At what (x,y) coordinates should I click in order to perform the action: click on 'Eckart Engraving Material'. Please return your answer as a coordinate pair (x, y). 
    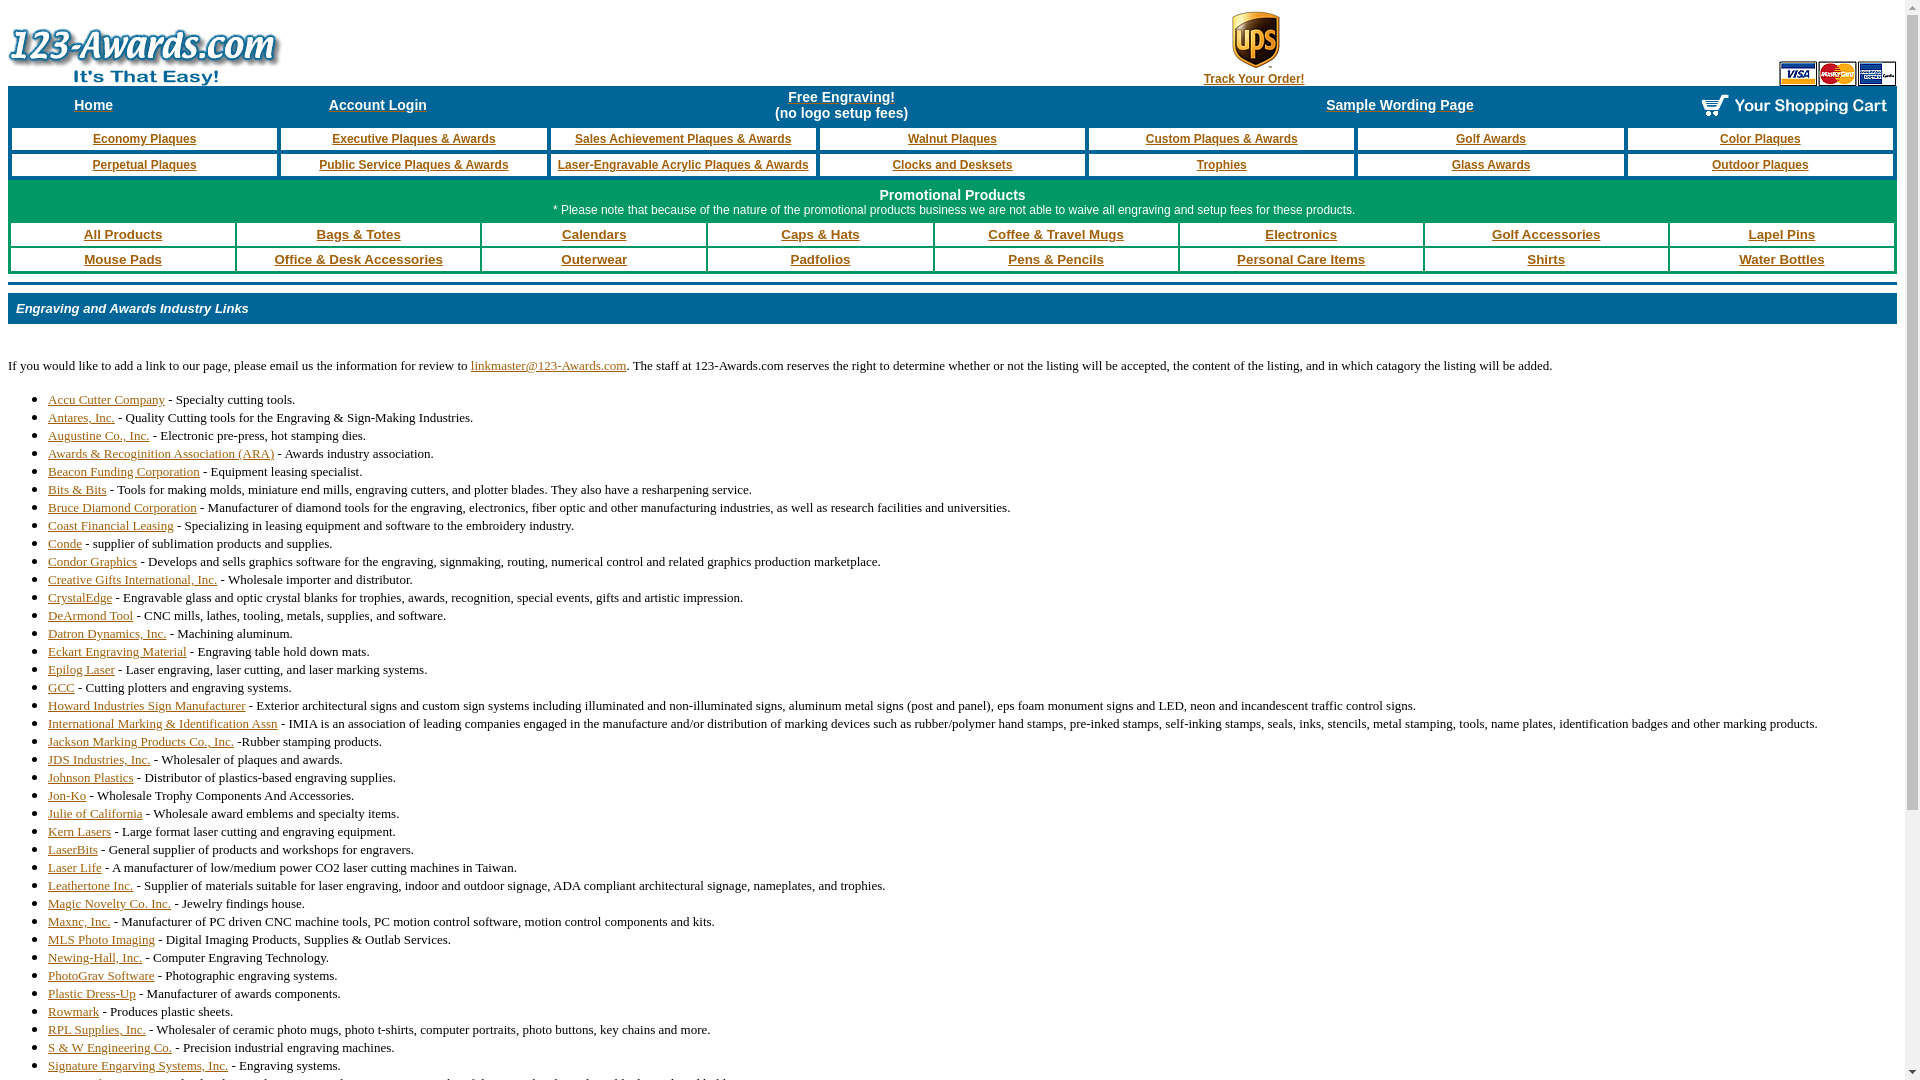
    Looking at the image, I should click on (116, 651).